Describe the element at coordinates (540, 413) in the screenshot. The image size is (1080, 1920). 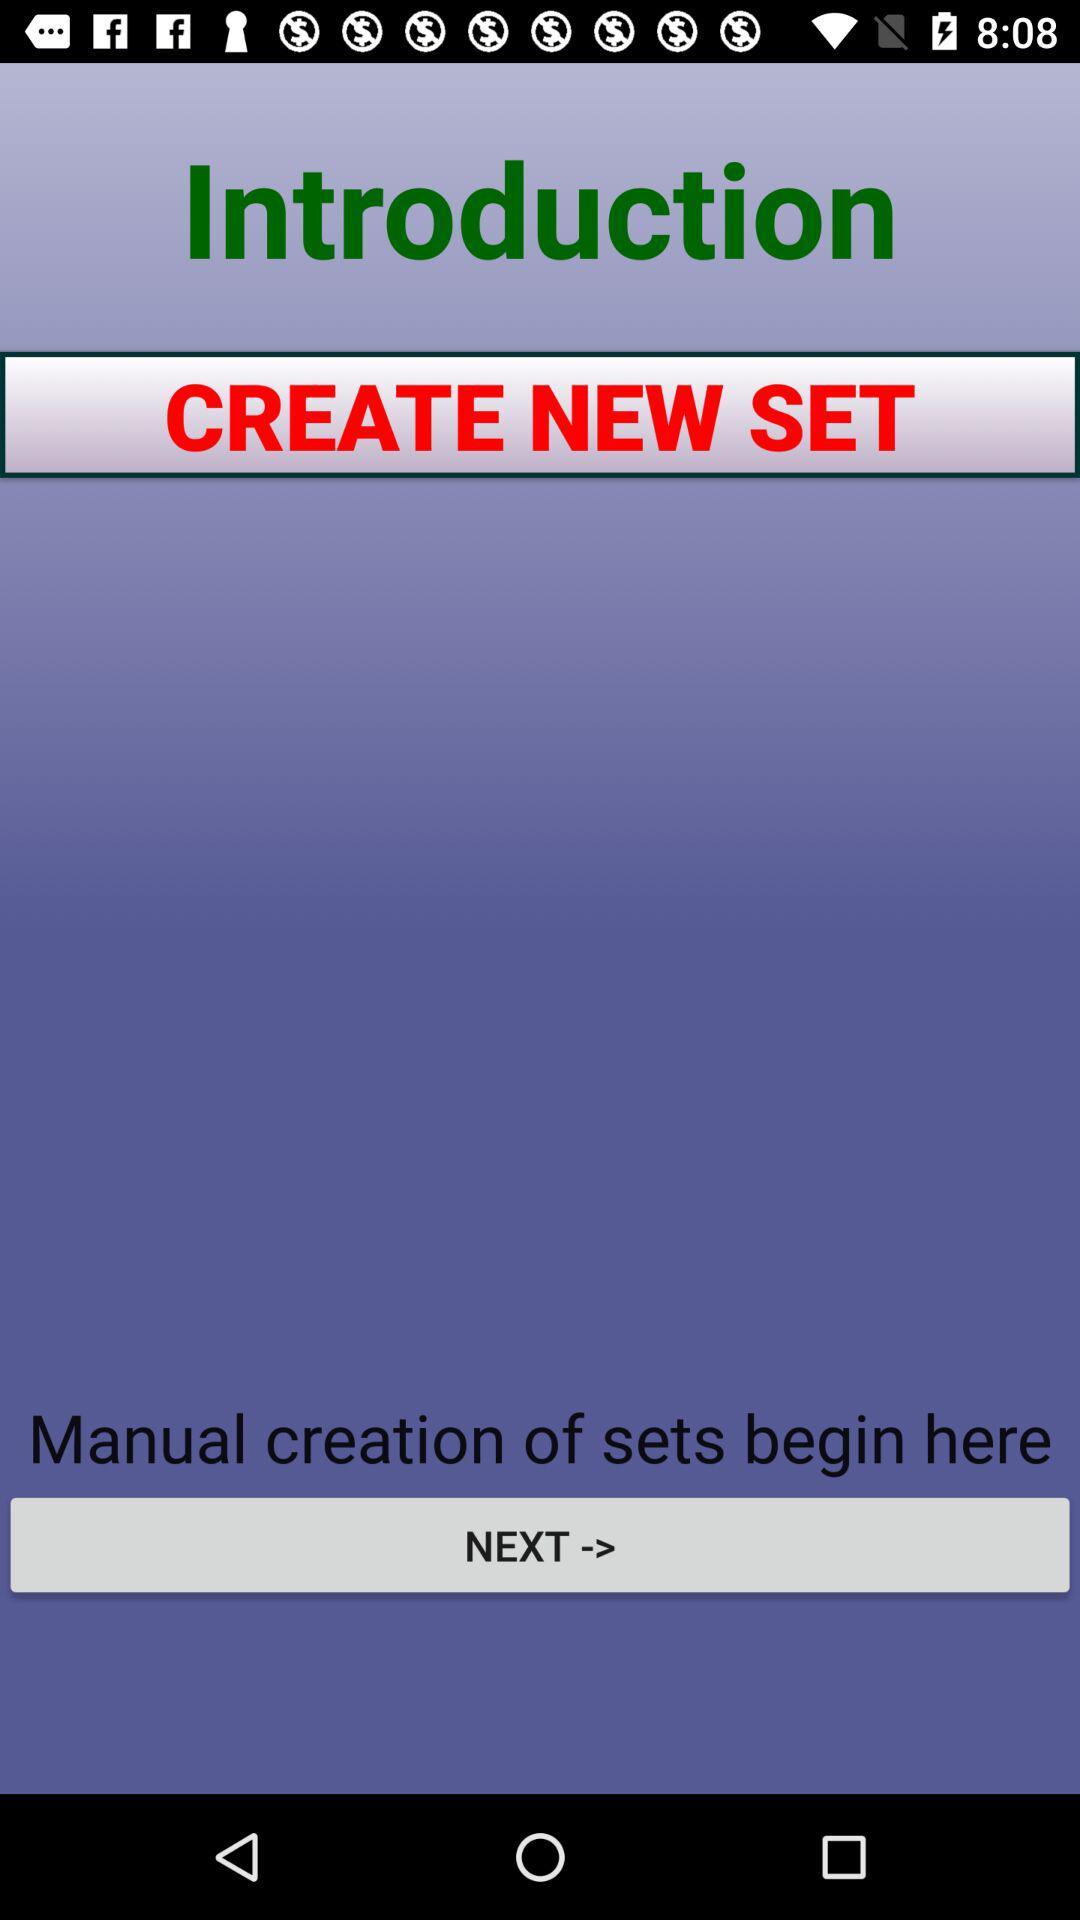
I see `create new set button` at that location.